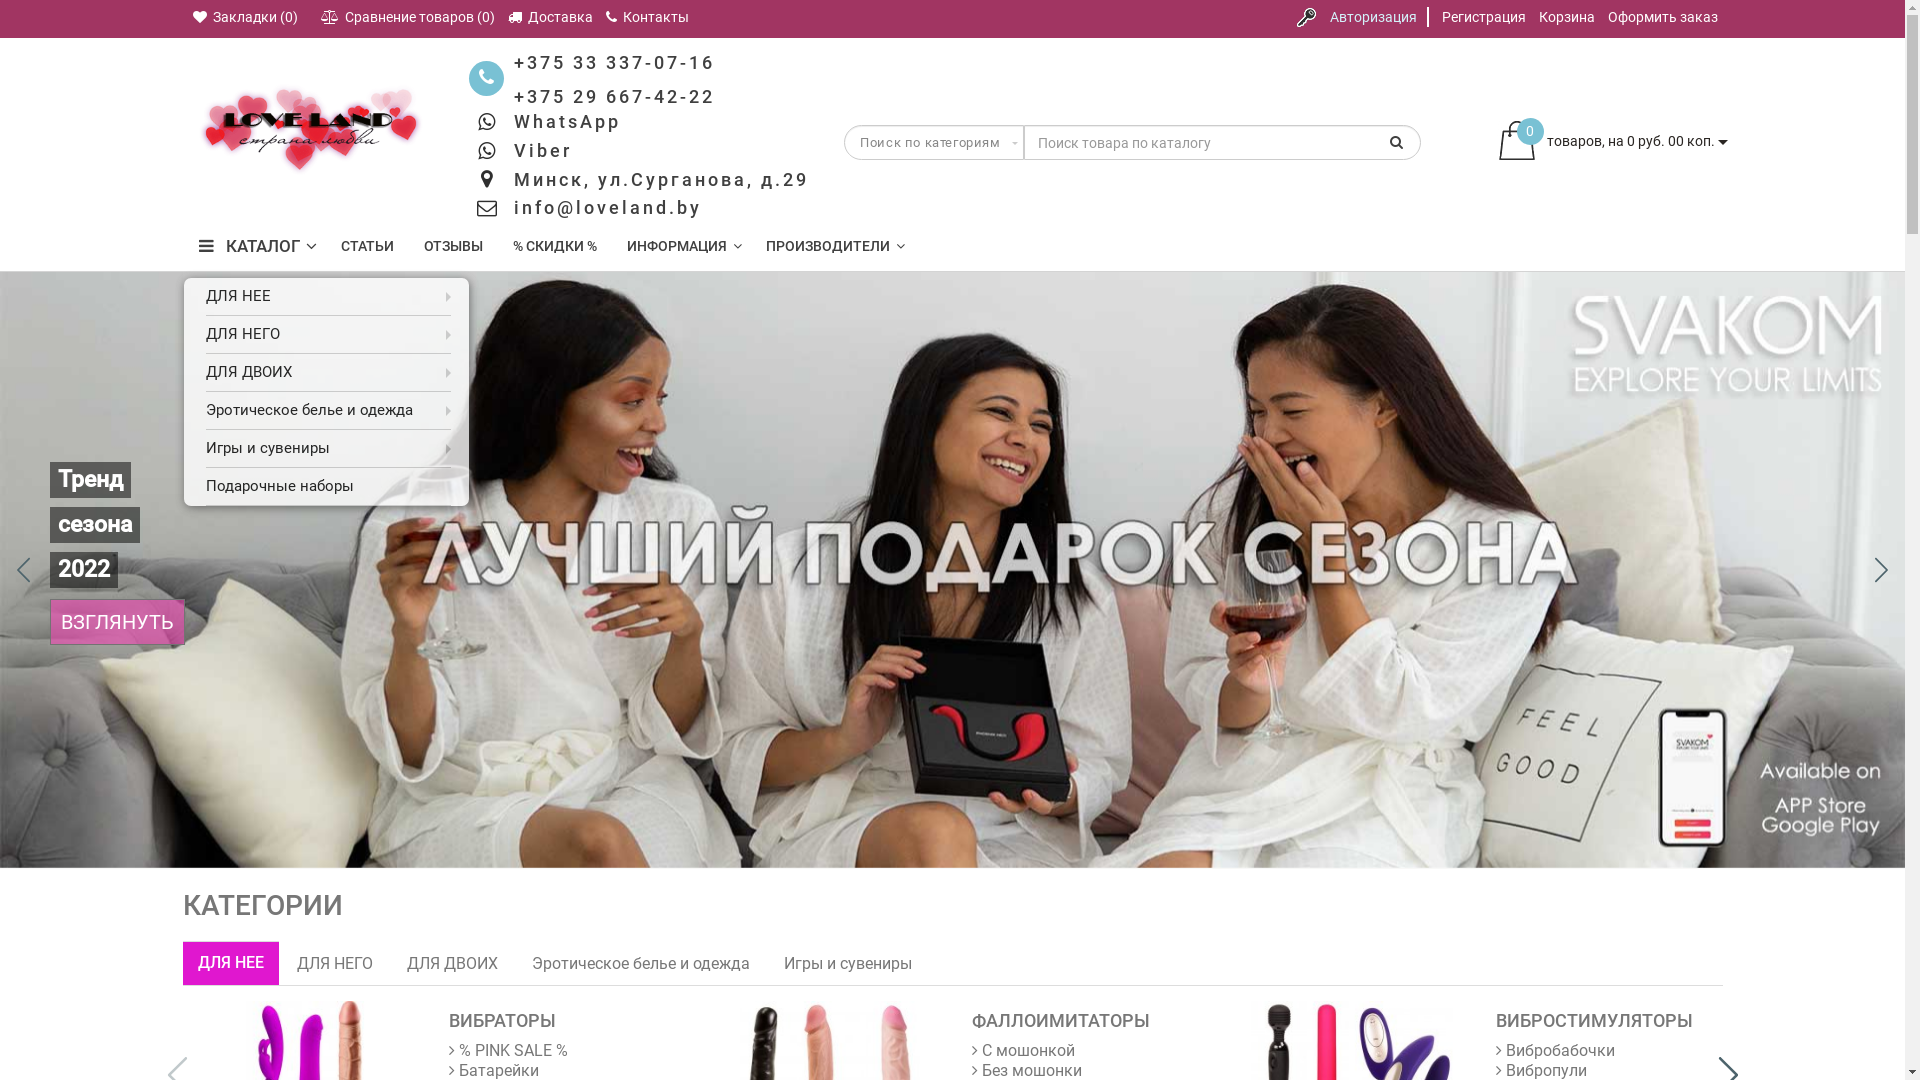 The image size is (1920, 1080). Describe the element at coordinates (1516, 141) in the screenshot. I see `'cart'` at that location.